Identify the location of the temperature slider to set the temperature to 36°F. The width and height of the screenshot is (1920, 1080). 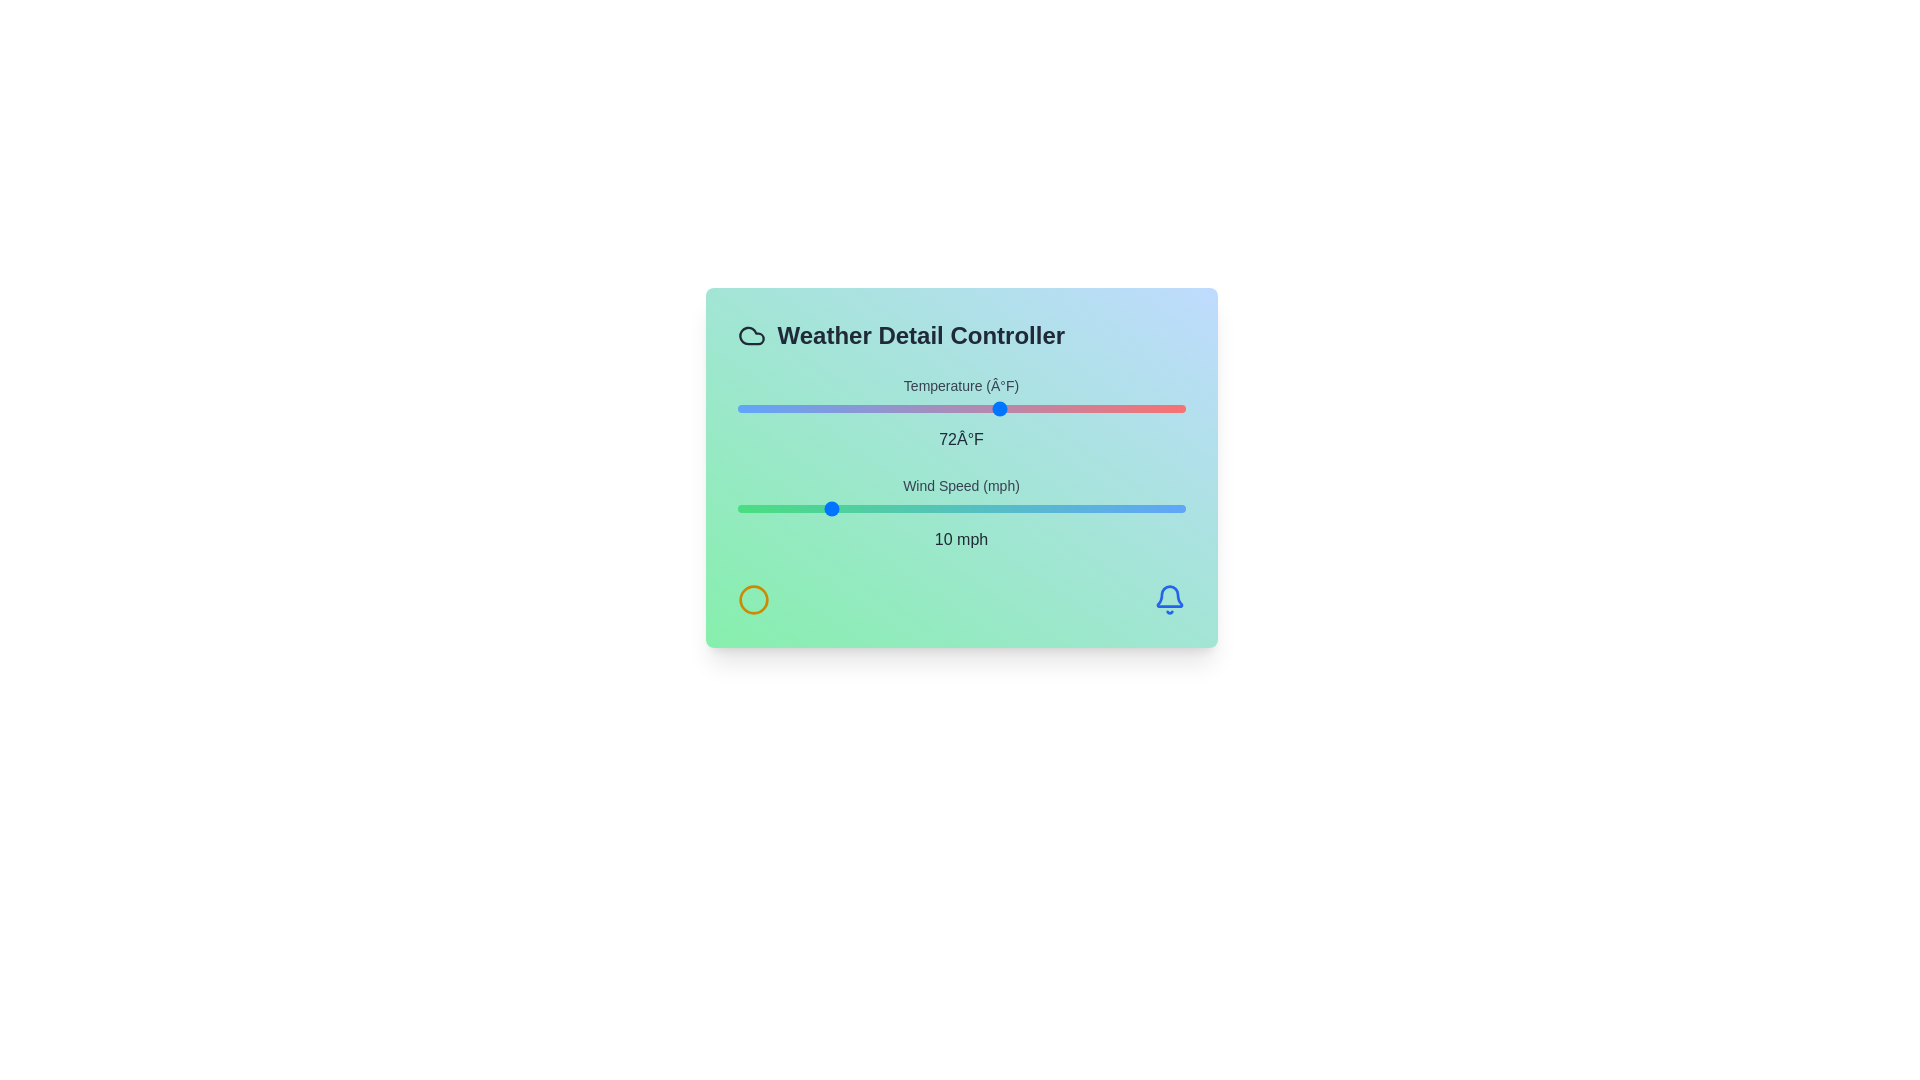
(762, 407).